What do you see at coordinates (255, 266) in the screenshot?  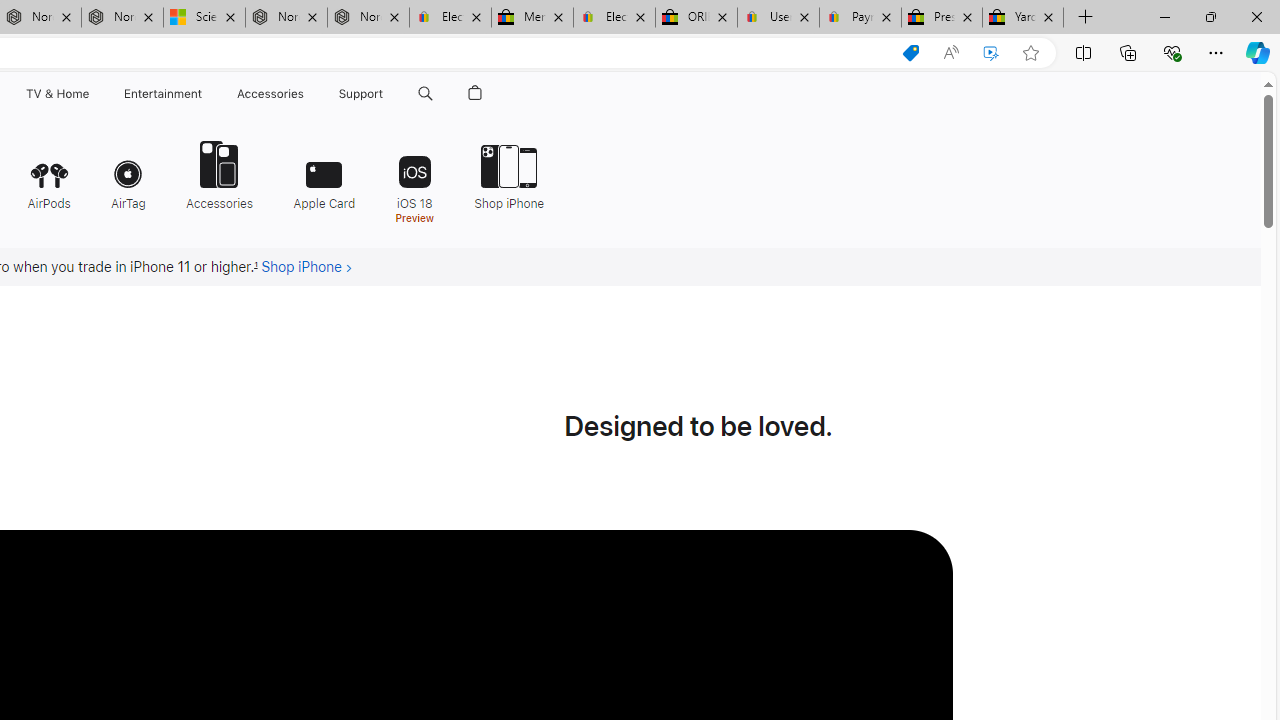 I see `'Footnote 1'` at bounding box center [255, 266].